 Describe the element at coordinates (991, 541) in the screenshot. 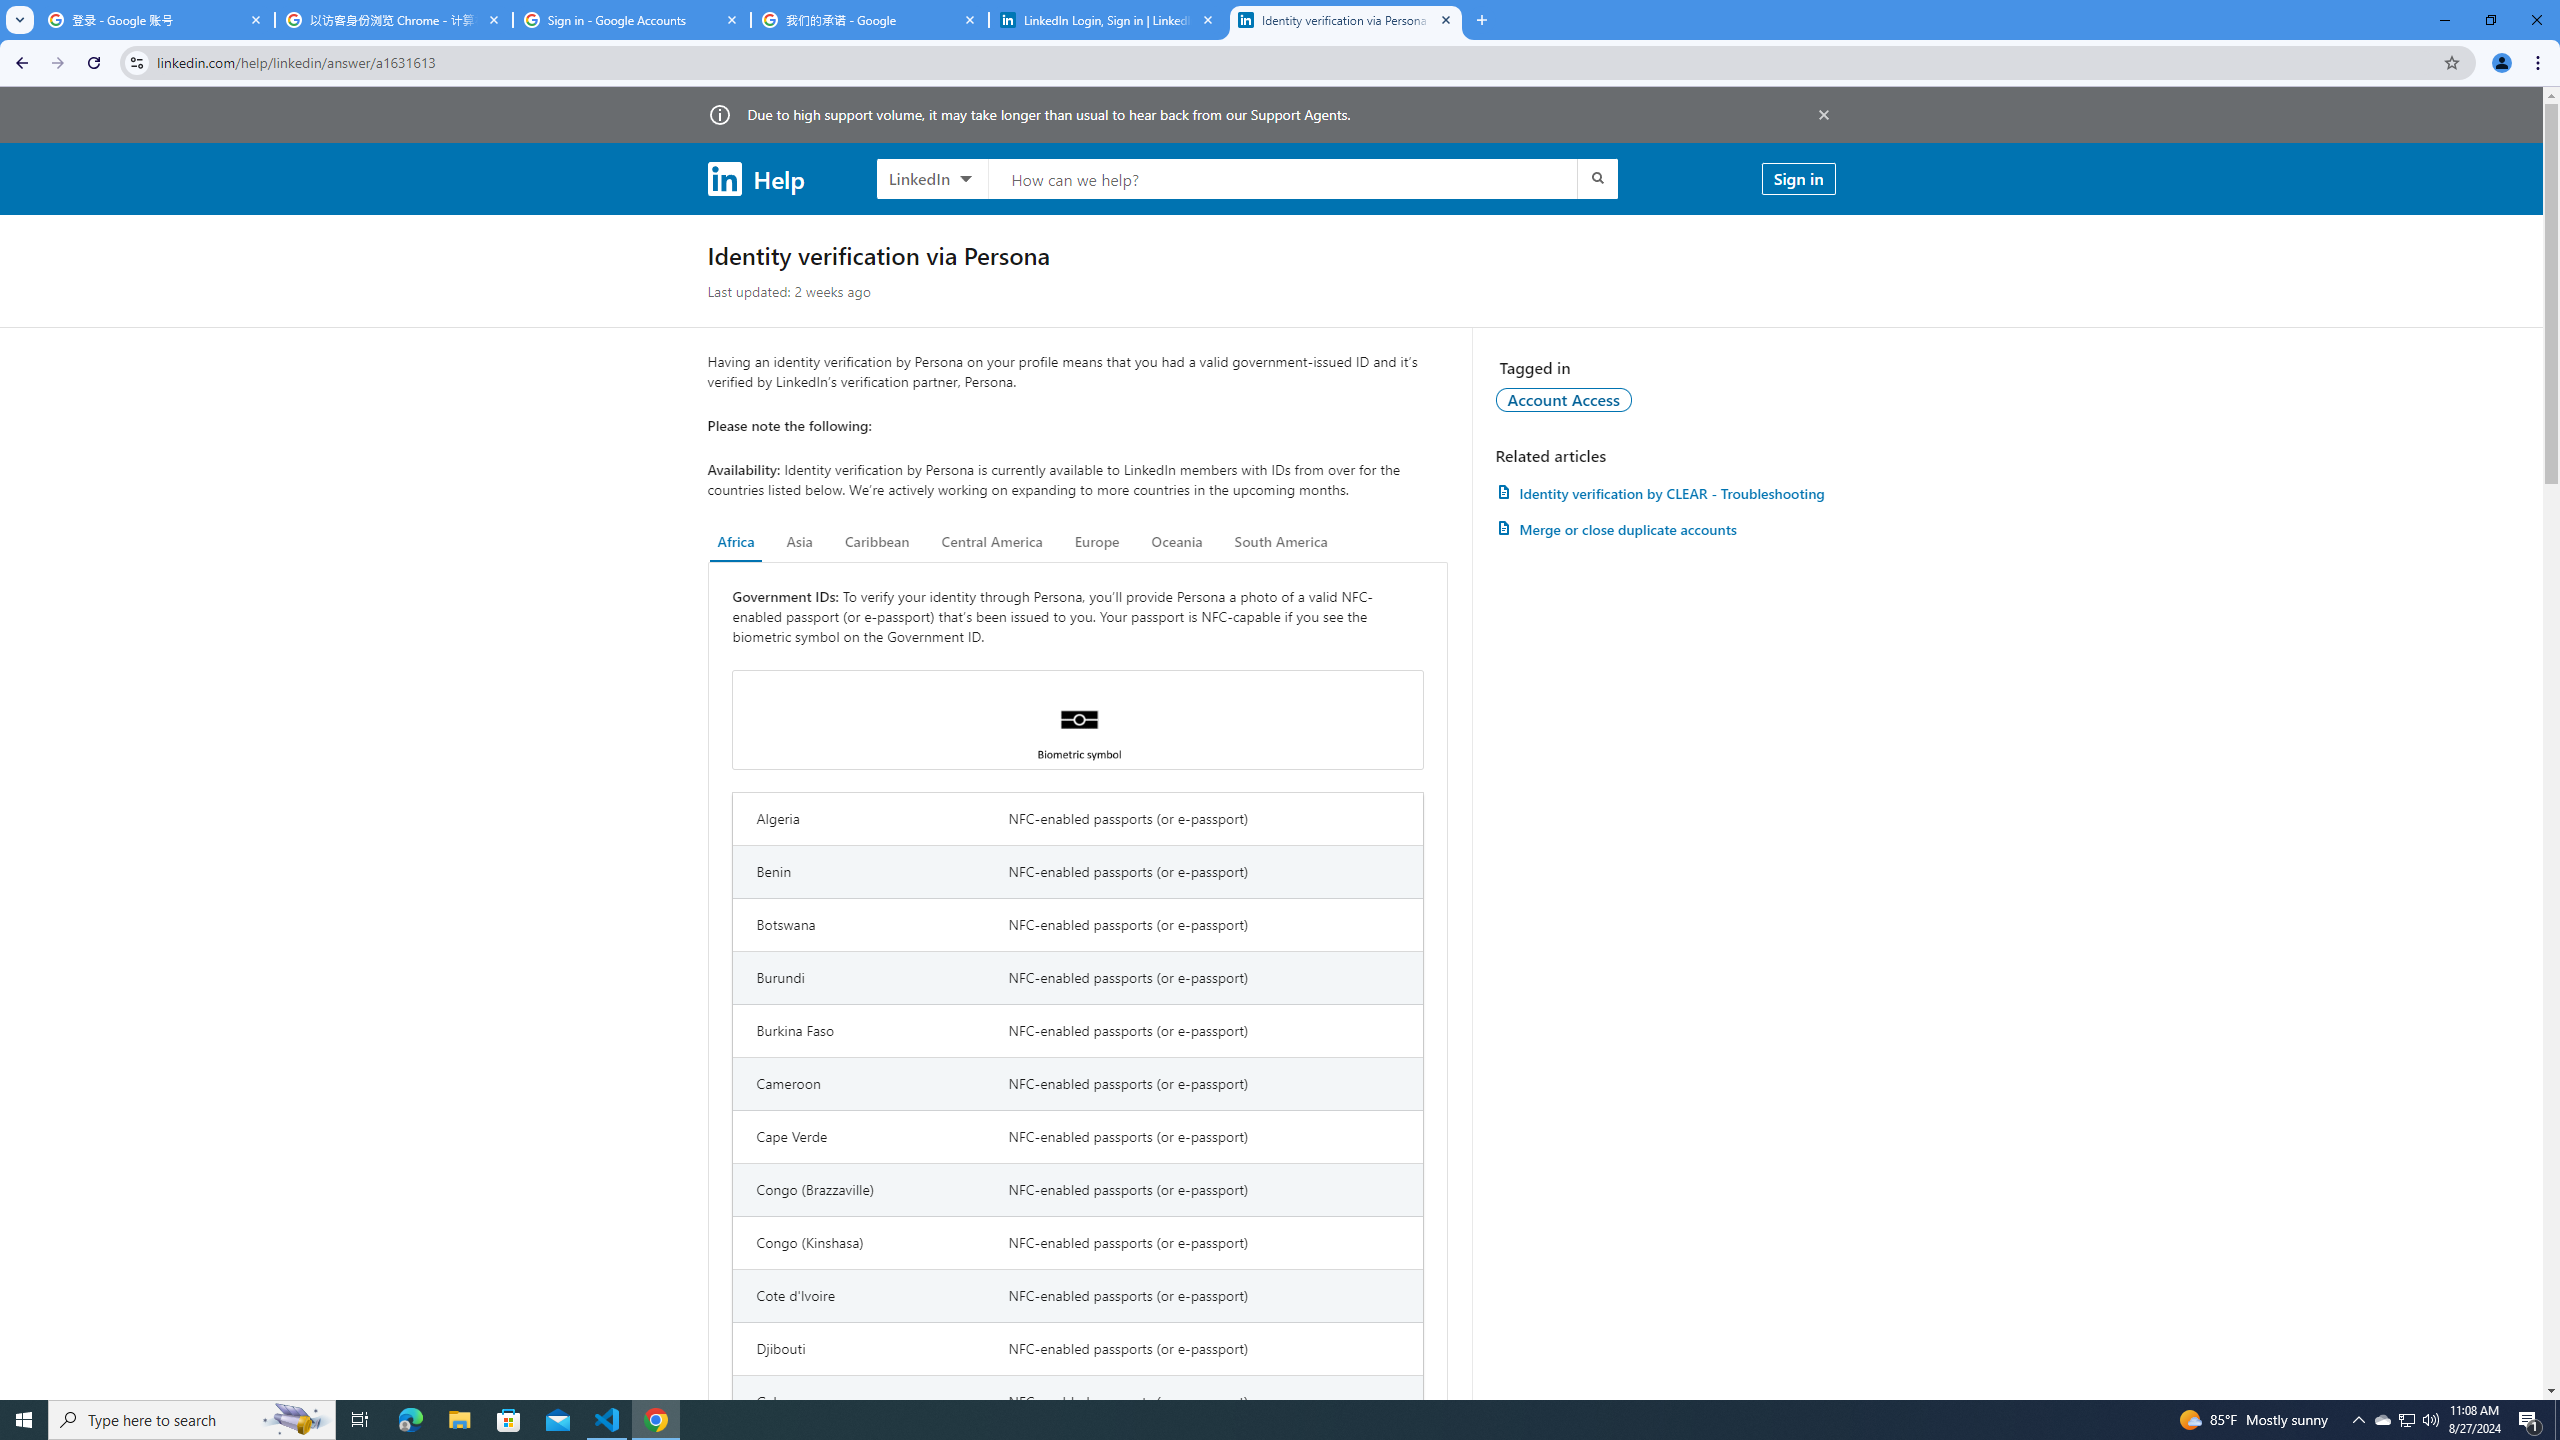

I see `'Central America'` at that location.